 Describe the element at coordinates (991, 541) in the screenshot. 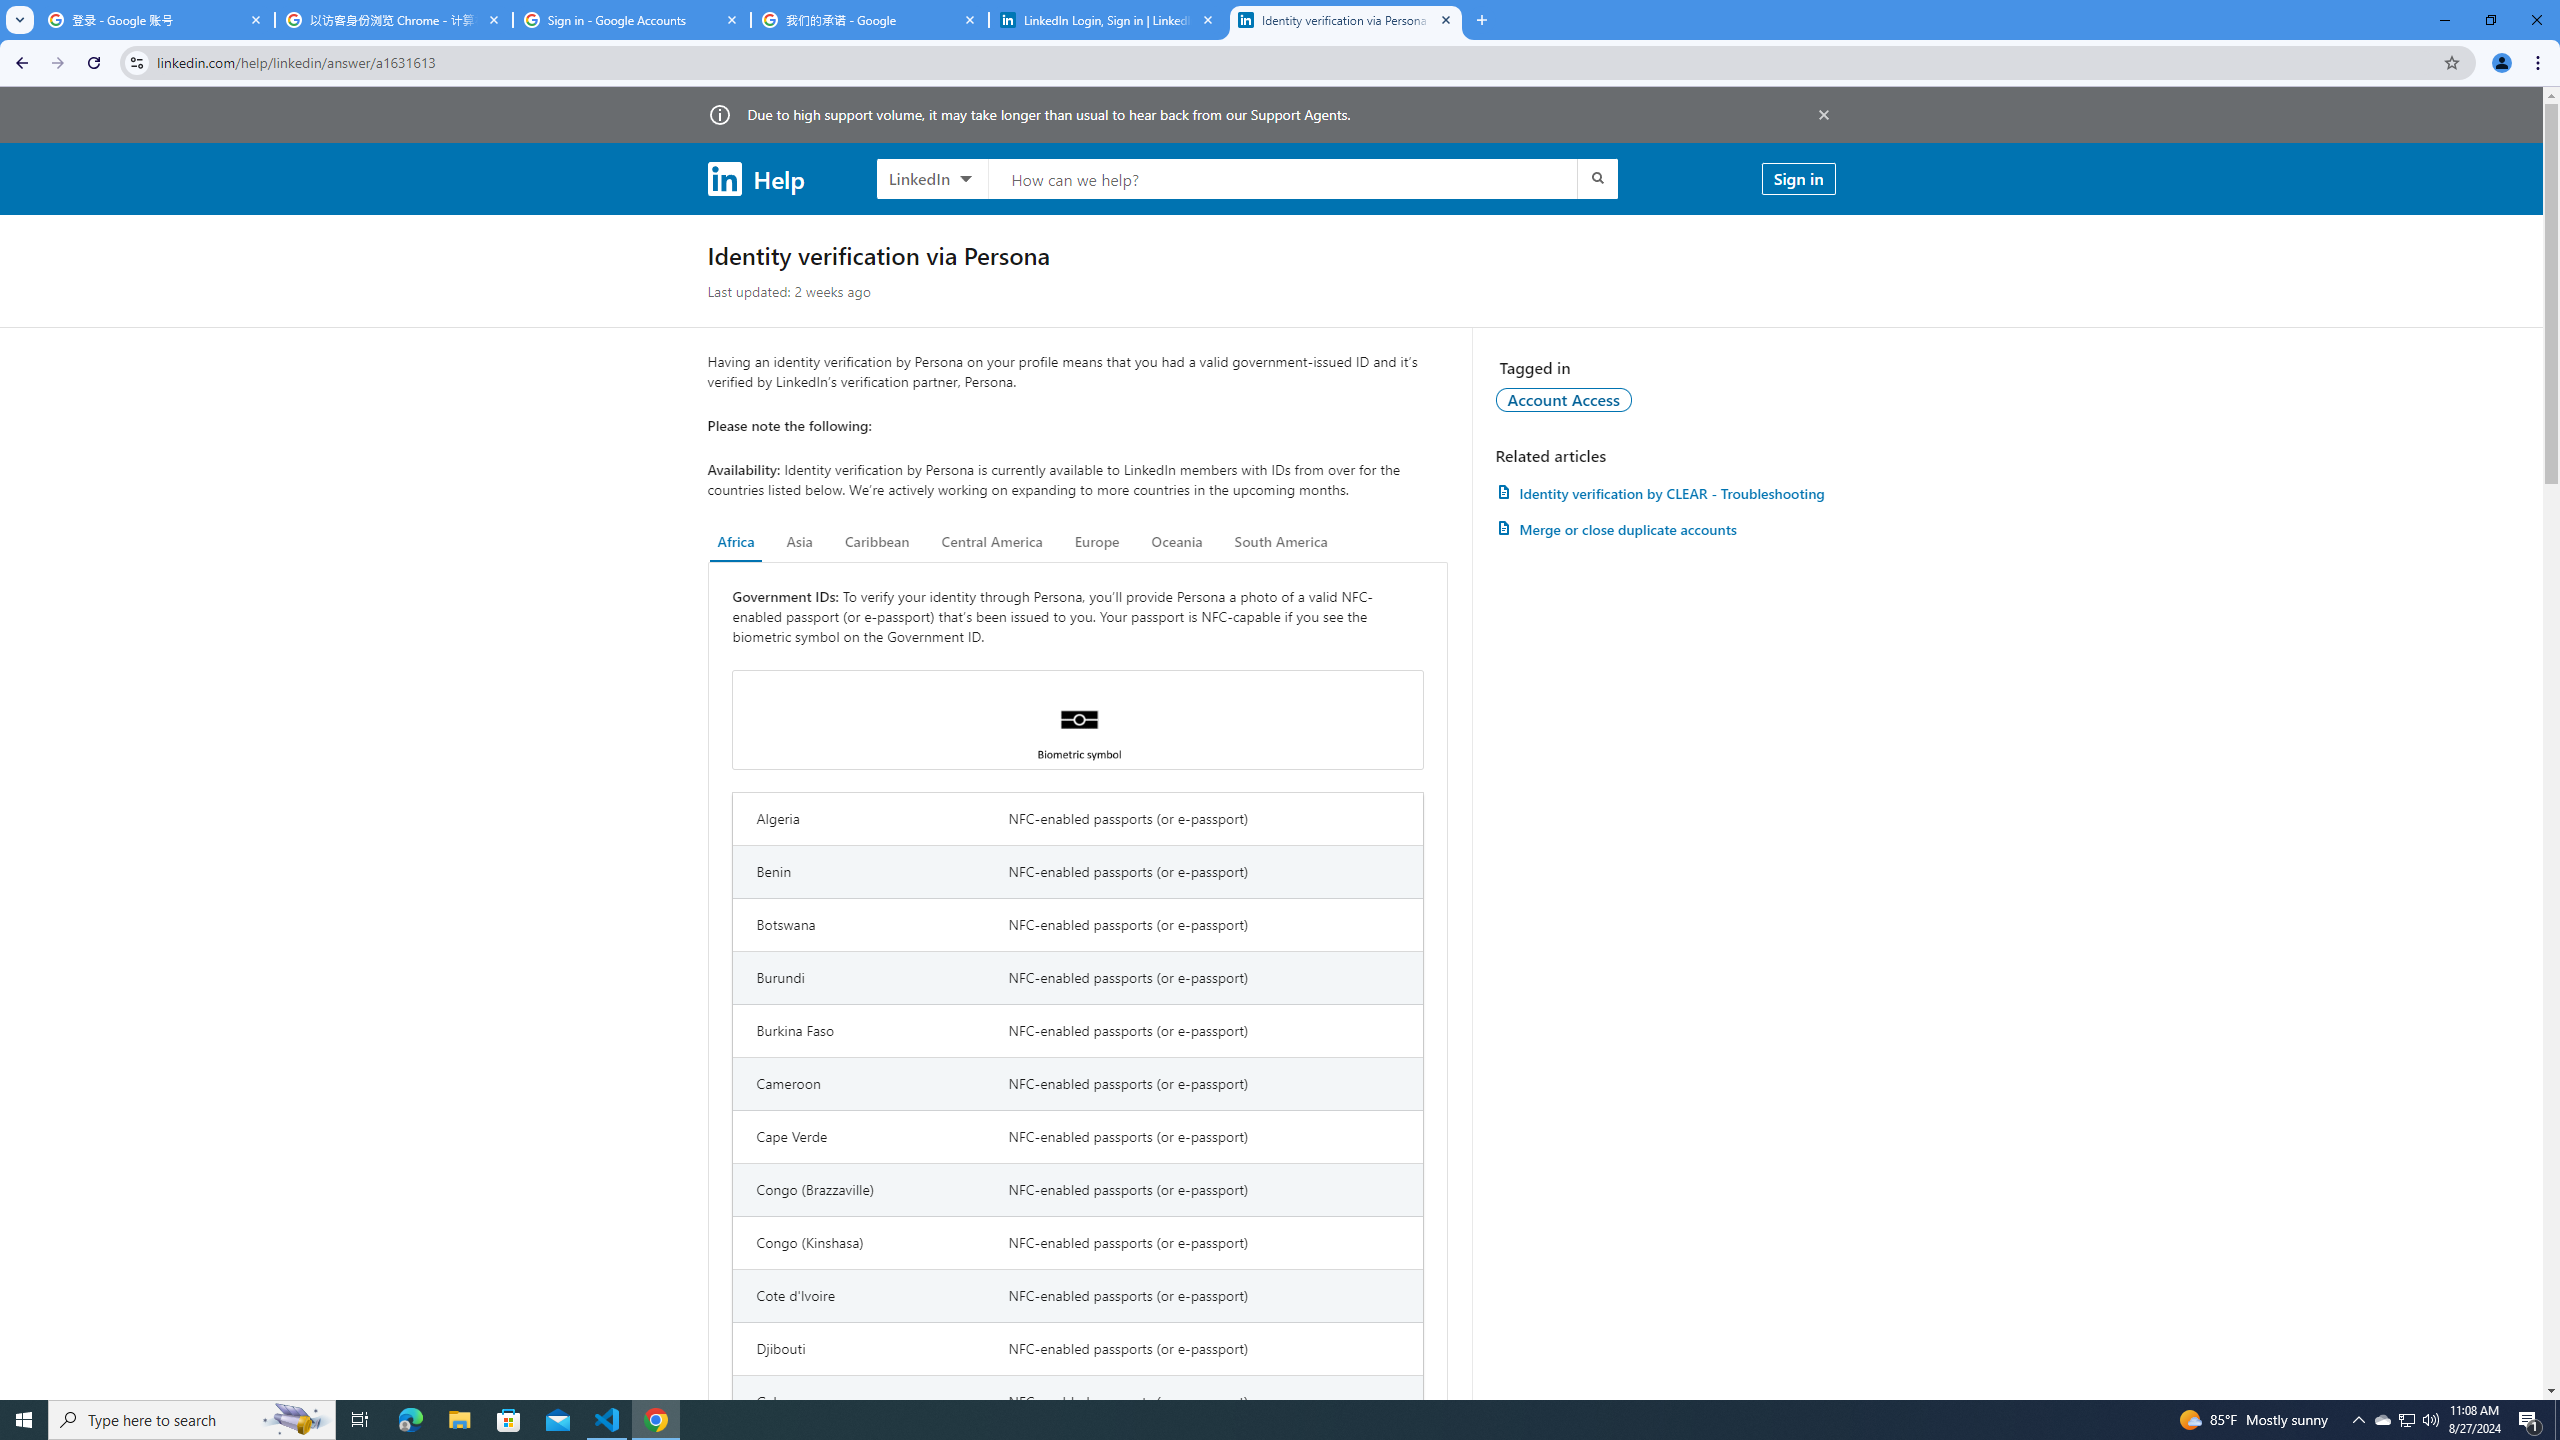

I see `'Central America'` at that location.